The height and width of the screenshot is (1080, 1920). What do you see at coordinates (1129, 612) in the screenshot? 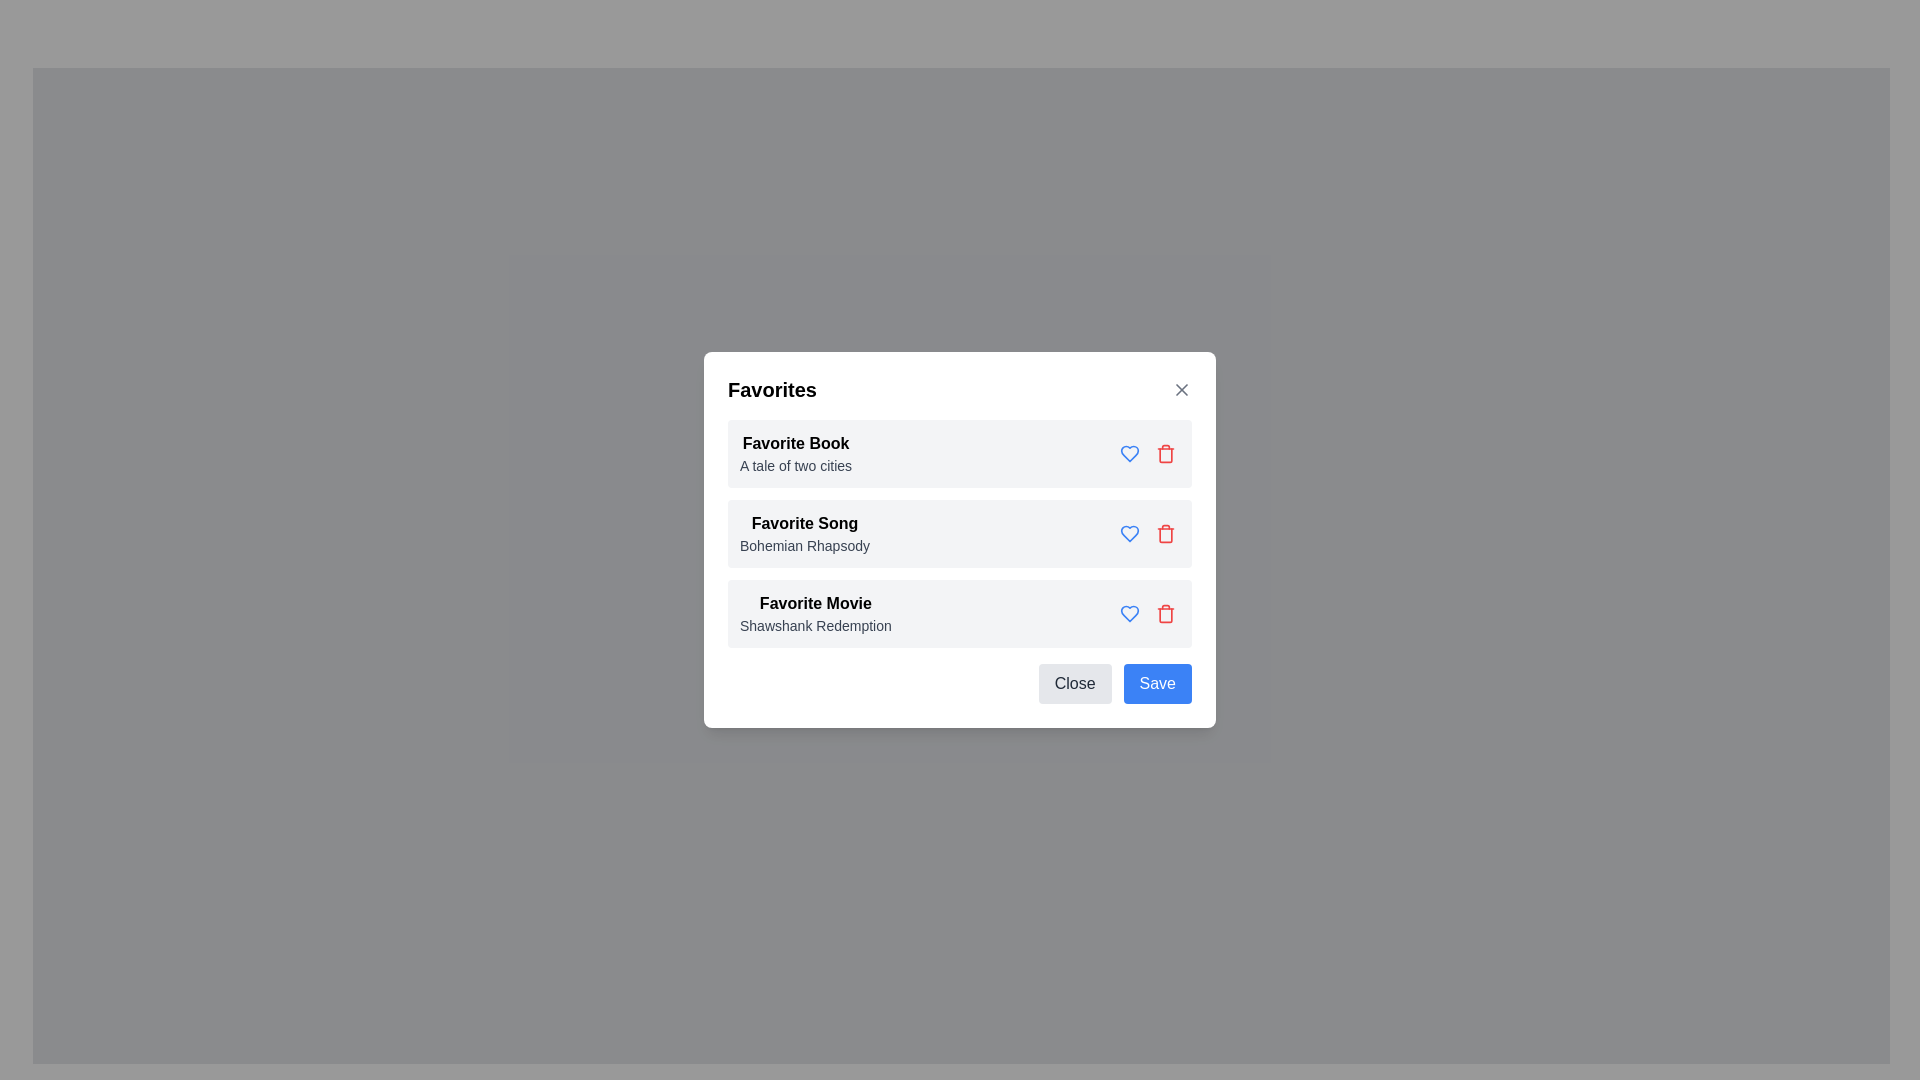
I see `the heart button located next to the text 'Favorite Movie' in the third row of the 'Favorites' modal dialog` at bounding box center [1129, 612].